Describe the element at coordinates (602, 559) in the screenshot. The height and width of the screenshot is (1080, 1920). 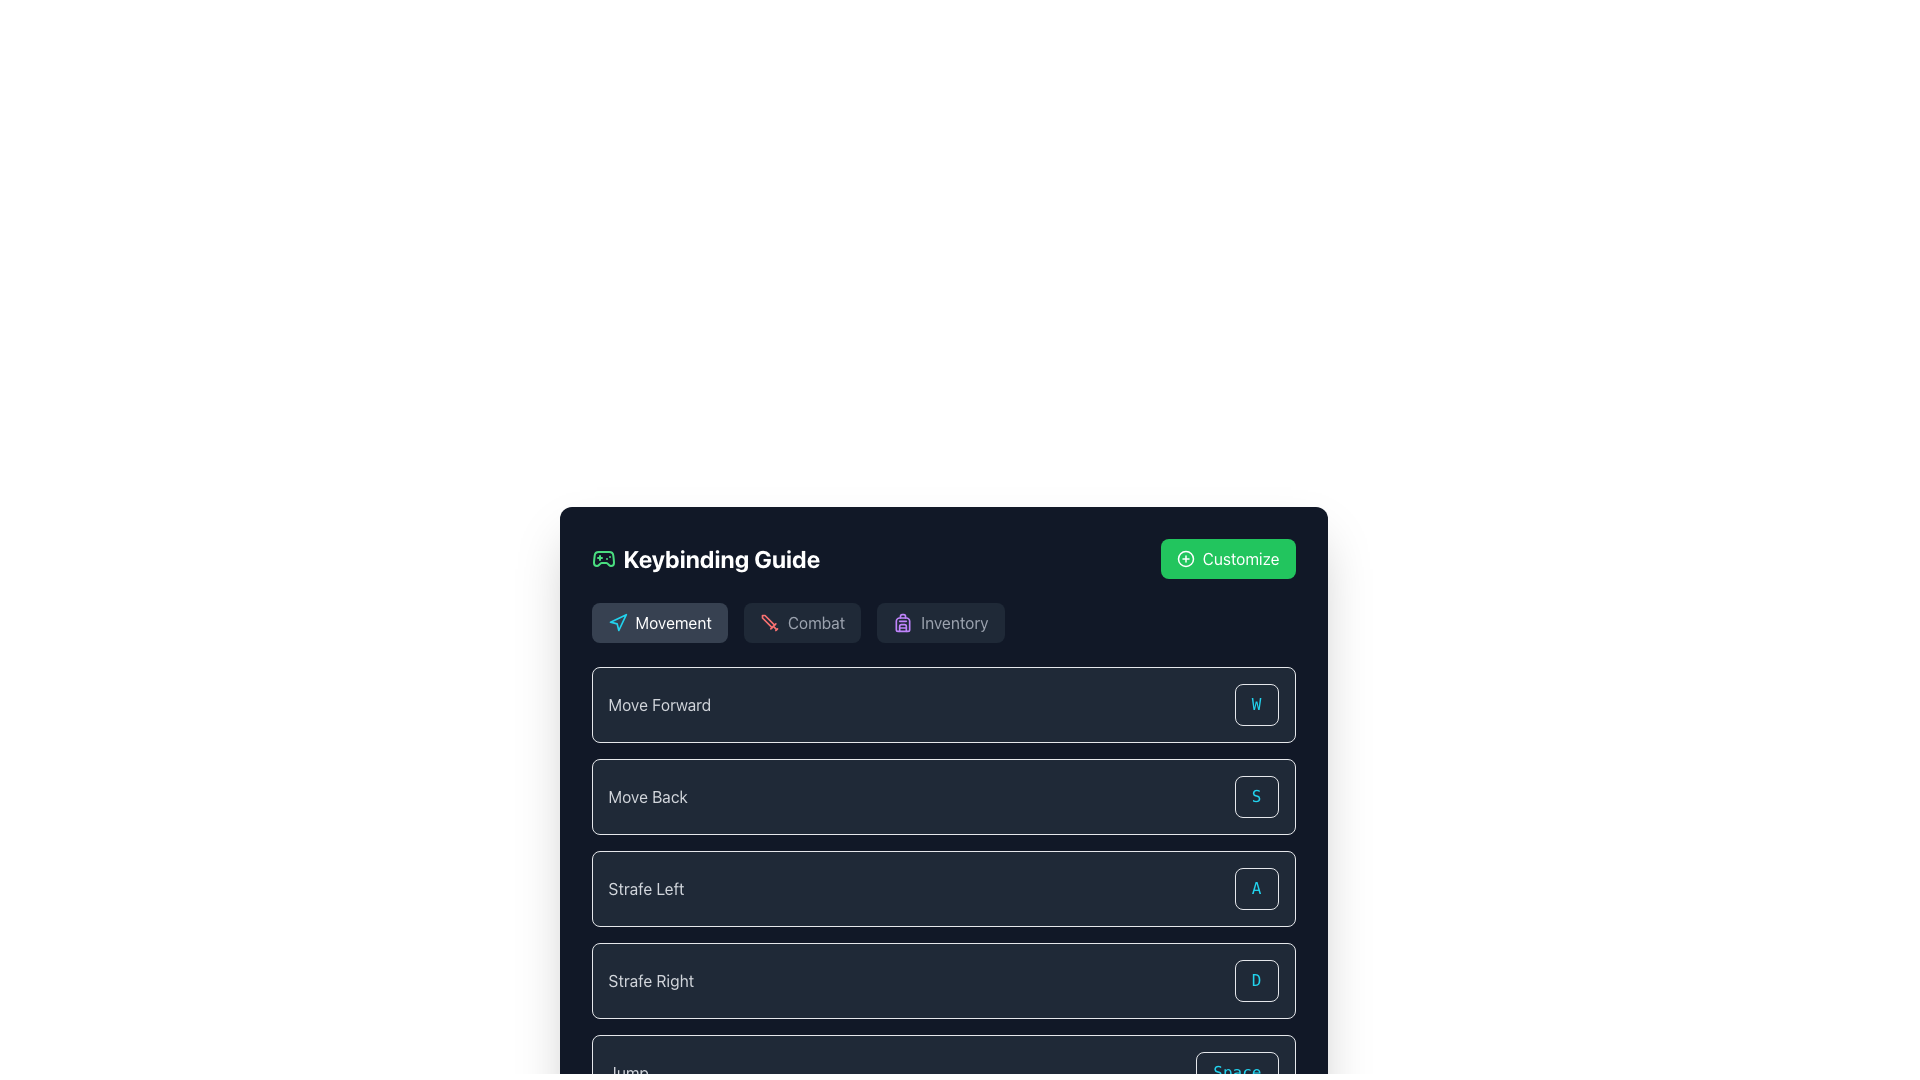
I see `the SVG graphical component representing a game controller icon, located near the top-left corner of the interface layout` at that location.